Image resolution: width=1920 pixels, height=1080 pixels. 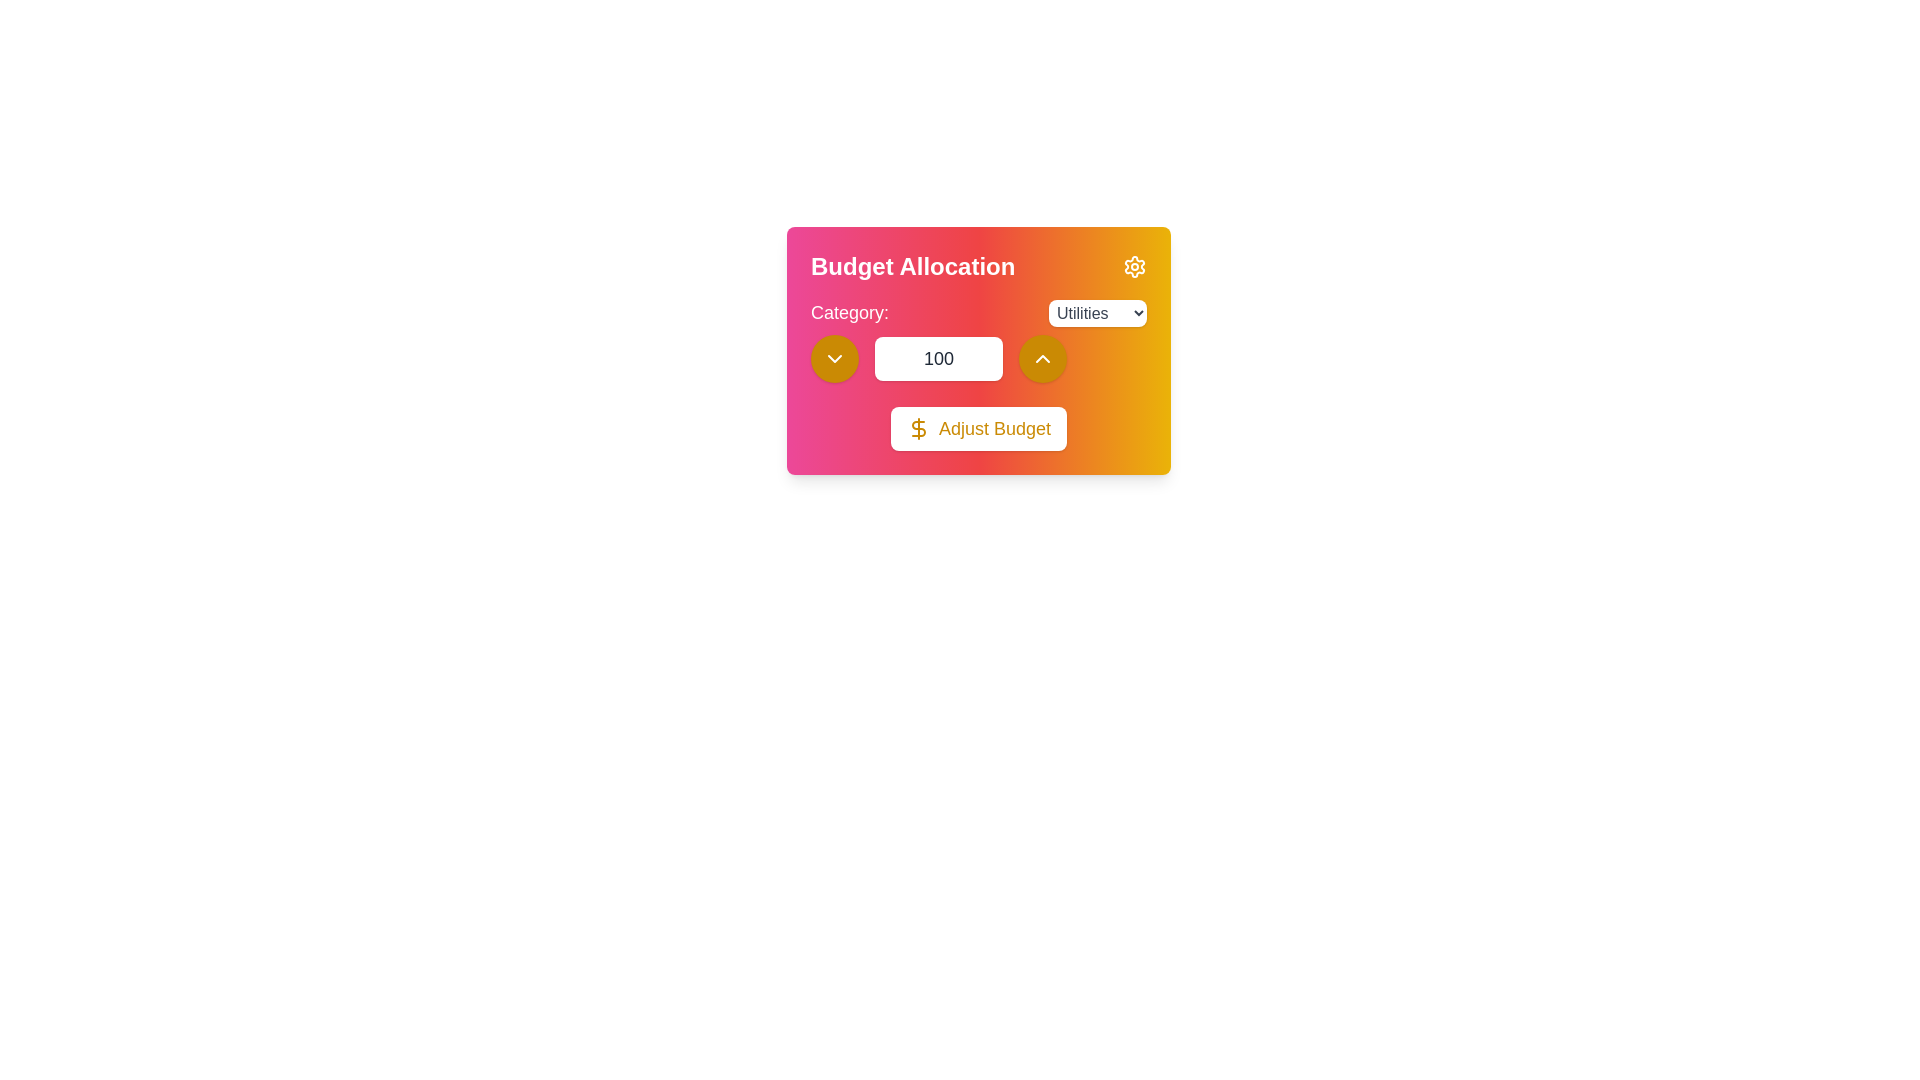 What do you see at coordinates (835, 357) in the screenshot?
I see `the small circular yellow decrement button with a downward-facing white chevron icon located to the left of the number input field` at bounding box center [835, 357].